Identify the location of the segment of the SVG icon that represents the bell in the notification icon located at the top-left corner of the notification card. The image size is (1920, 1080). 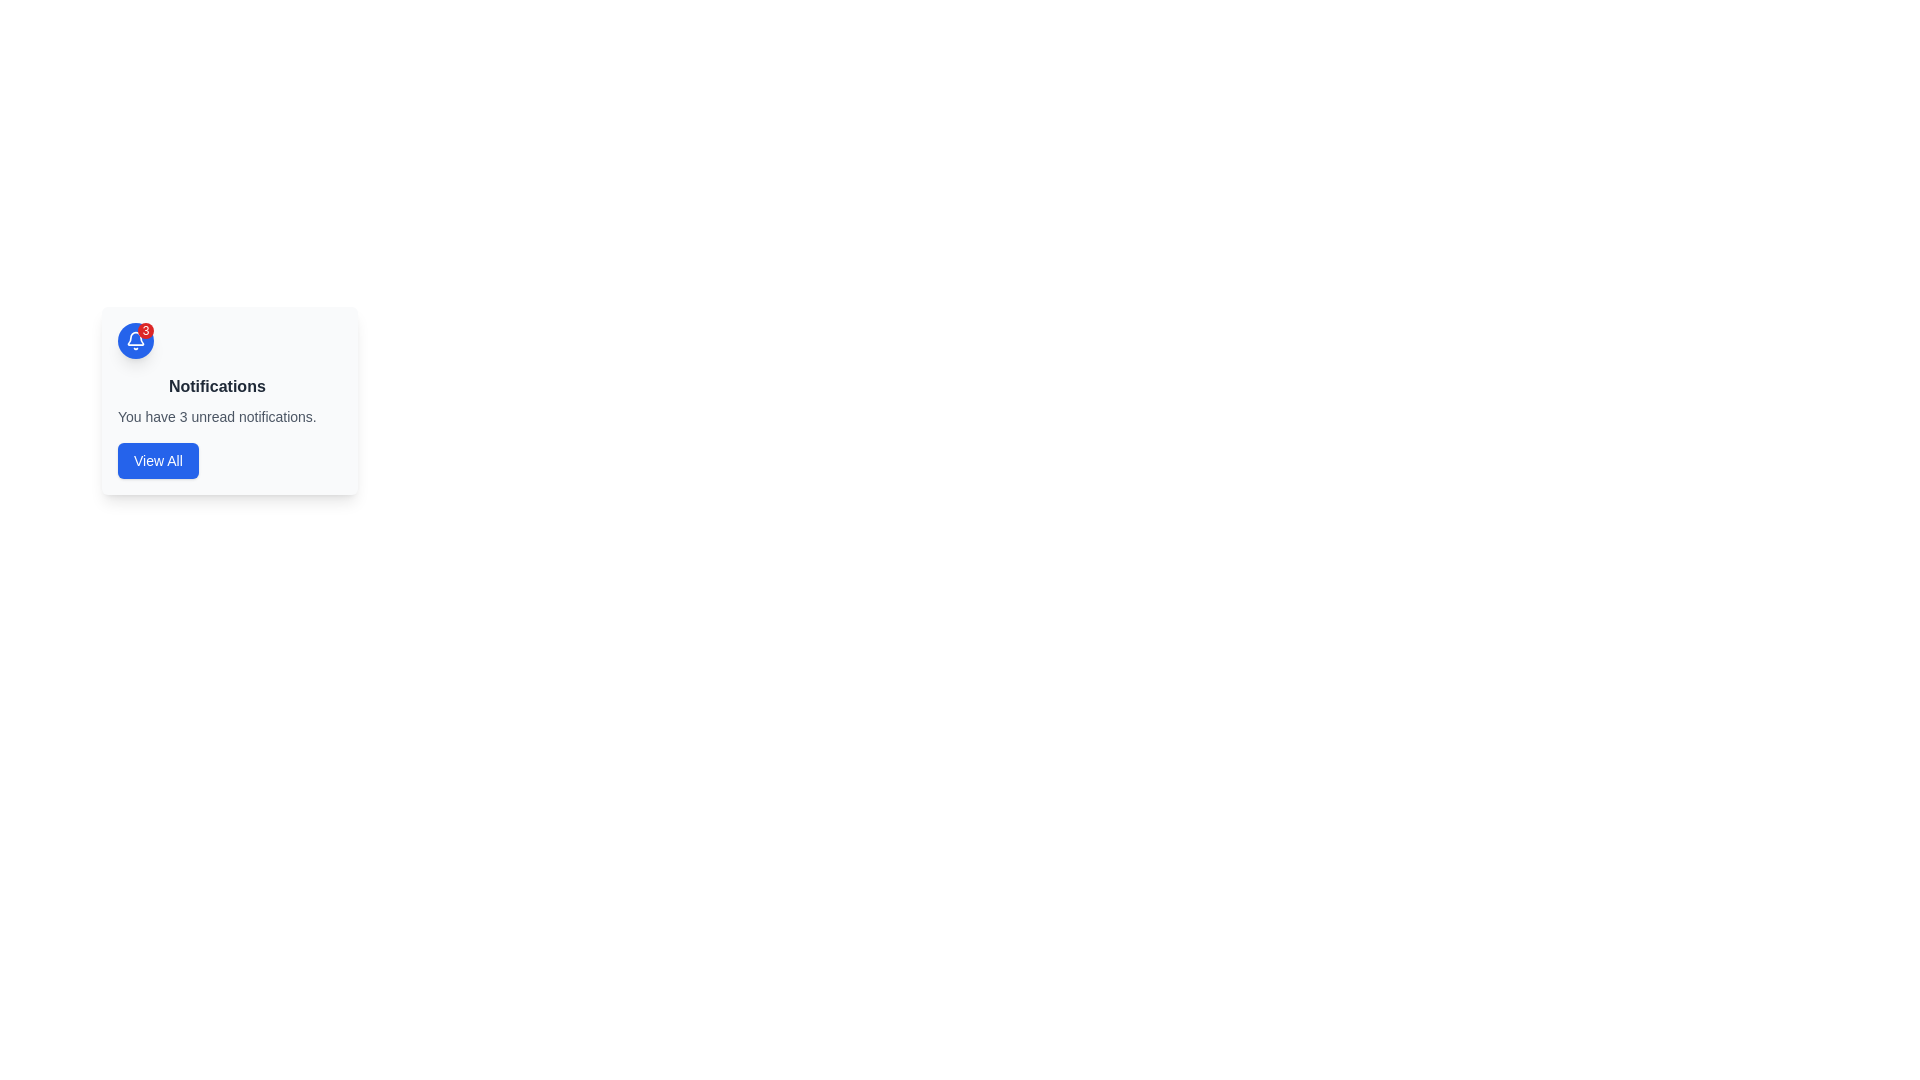
(134, 337).